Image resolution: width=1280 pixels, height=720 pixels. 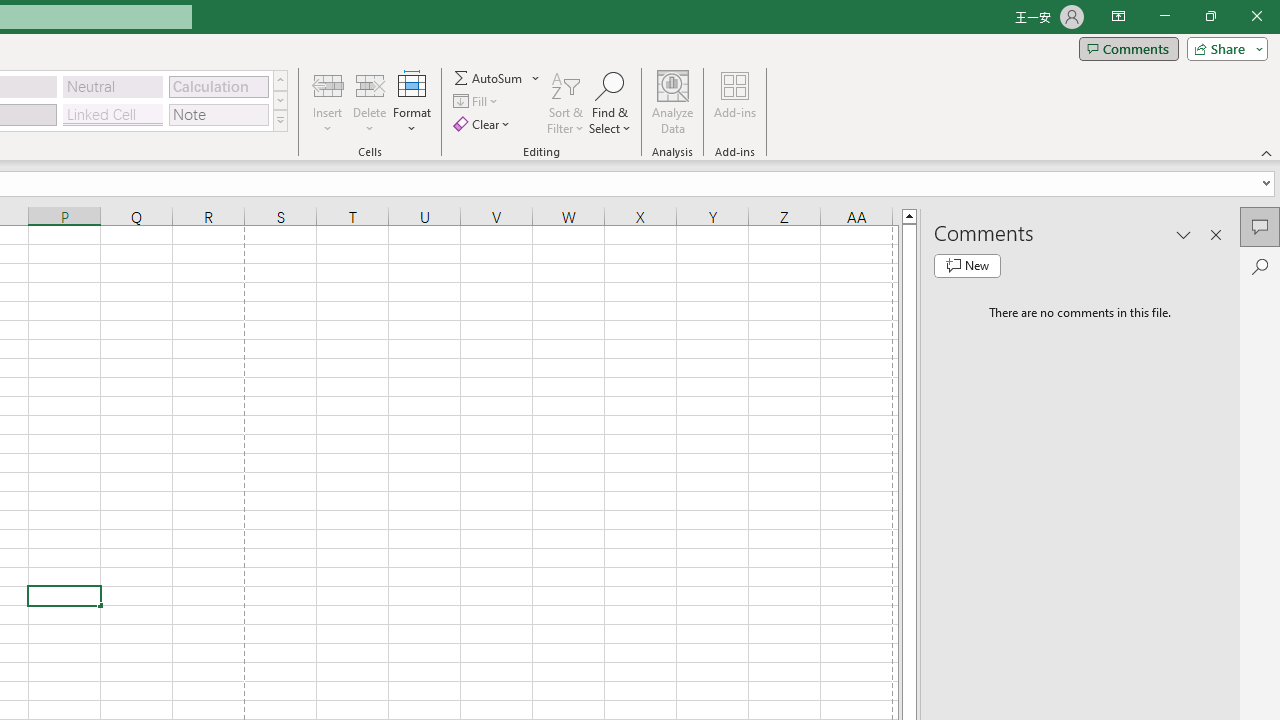 What do you see at coordinates (908, 215) in the screenshot?
I see `'Line up'` at bounding box center [908, 215].